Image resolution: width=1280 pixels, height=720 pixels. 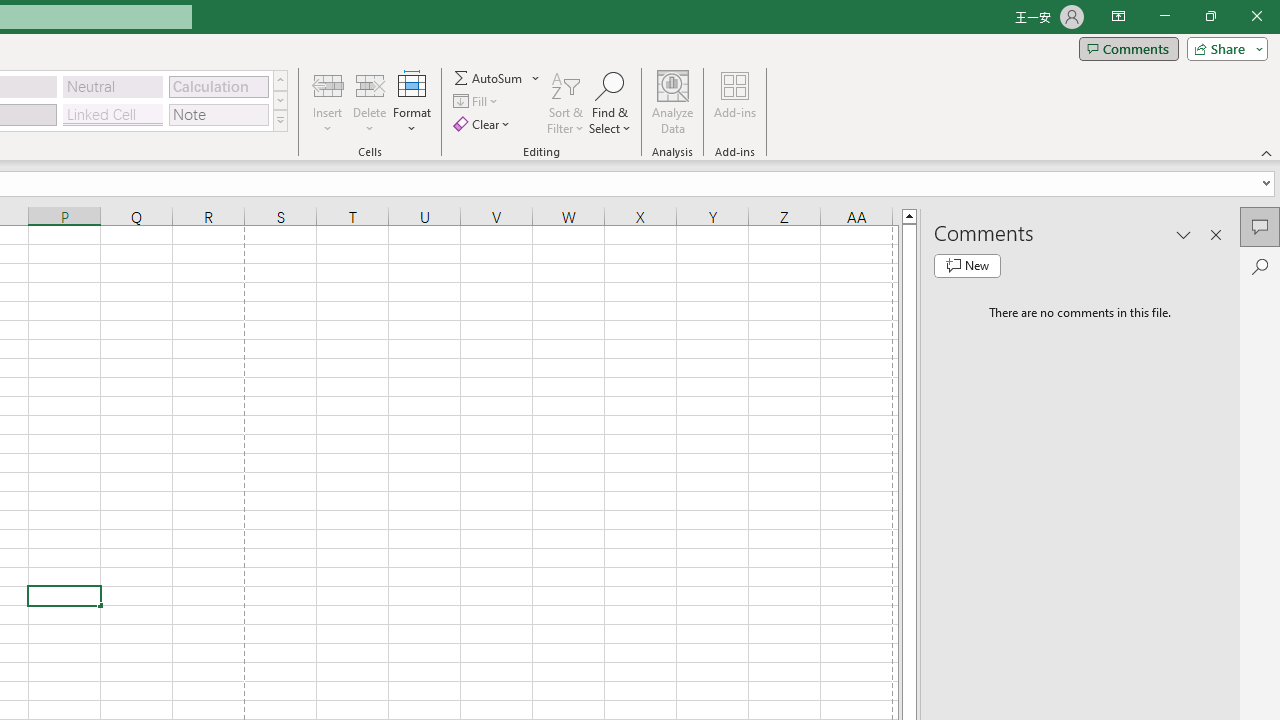 What do you see at coordinates (908, 215) in the screenshot?
I see `'Line up'` at bounding box center [908, 215].